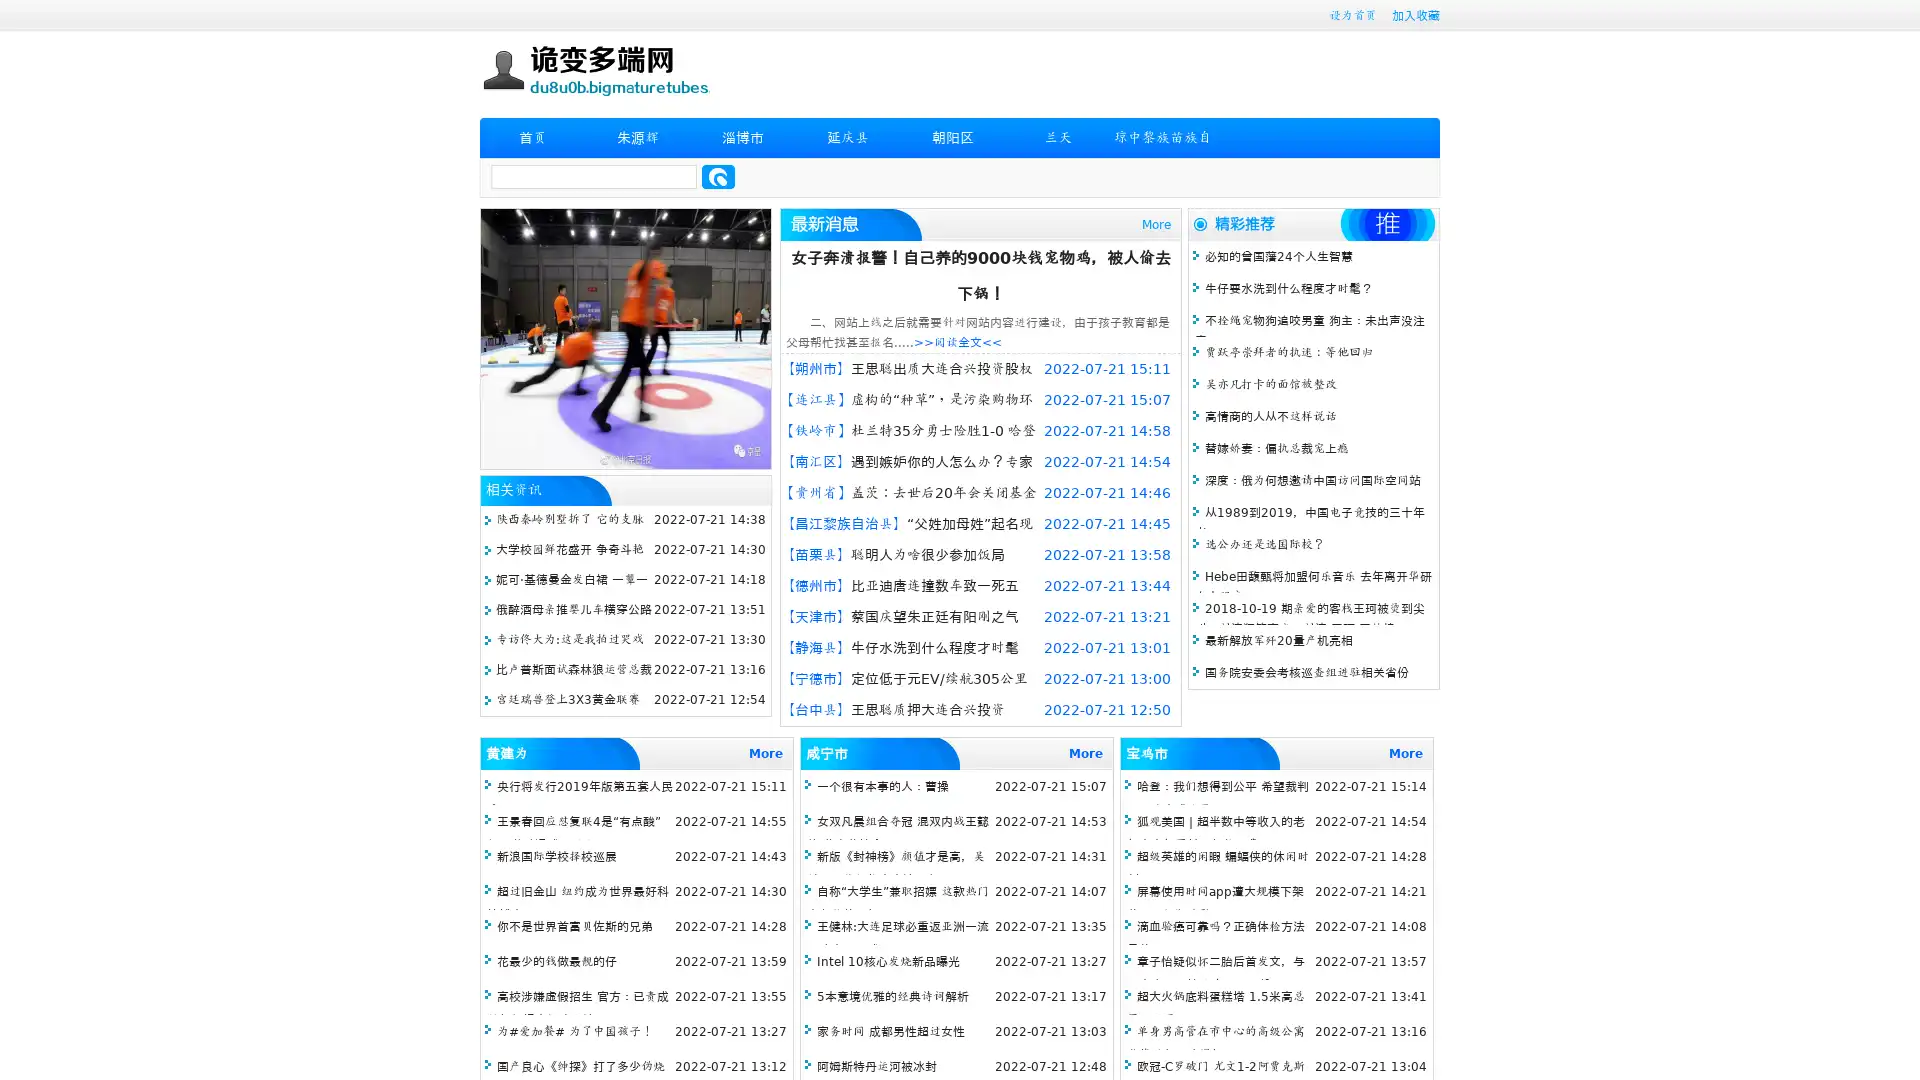 The height and width of the screenshot is (1080, 1920). What do you see at coordinates (718, 176) in the screenshot?
I see `Search` at bounding box center [718, 176].